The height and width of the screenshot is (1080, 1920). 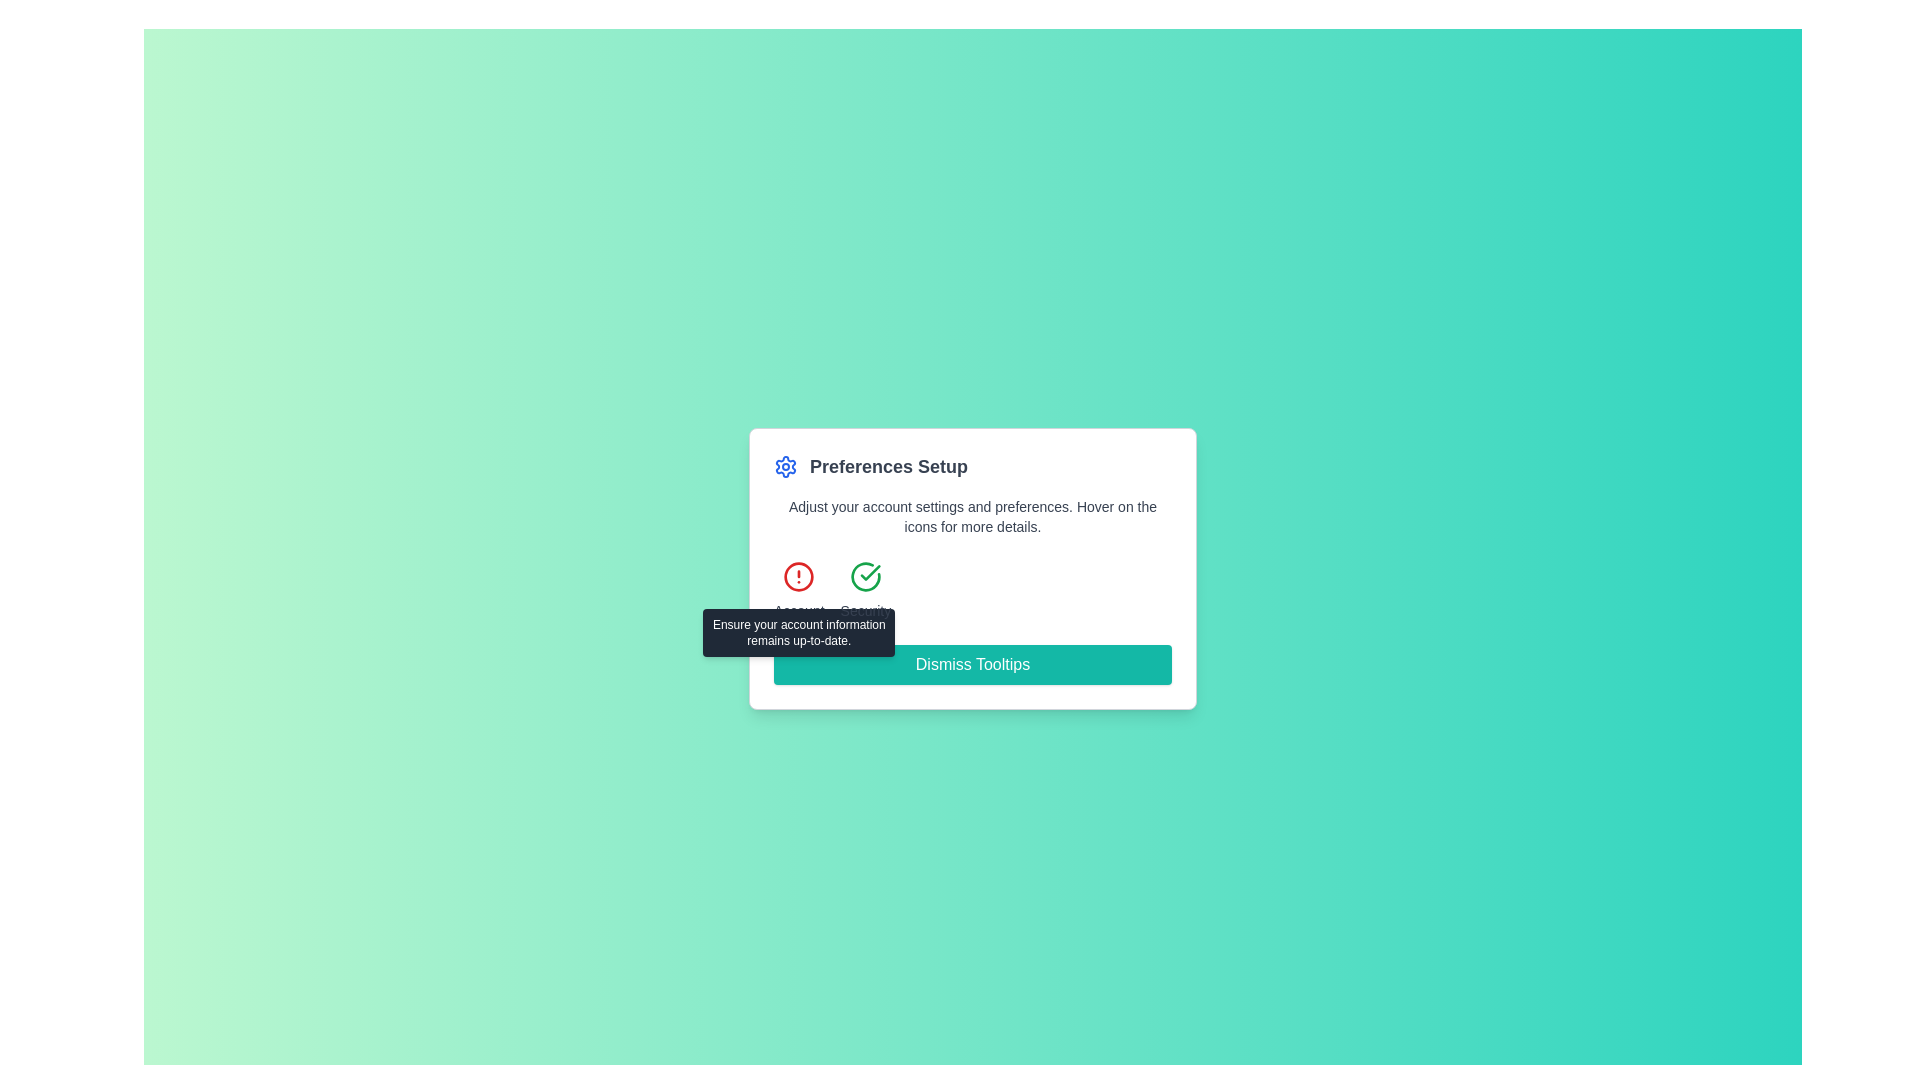 What do you see at coordinates (973, 664) in the screenshot?
I see `the dismiss button located at the bottom of the 'Preferences Setup' dialog box to hide any displayed tooltips` at bounding box center [973, 664].